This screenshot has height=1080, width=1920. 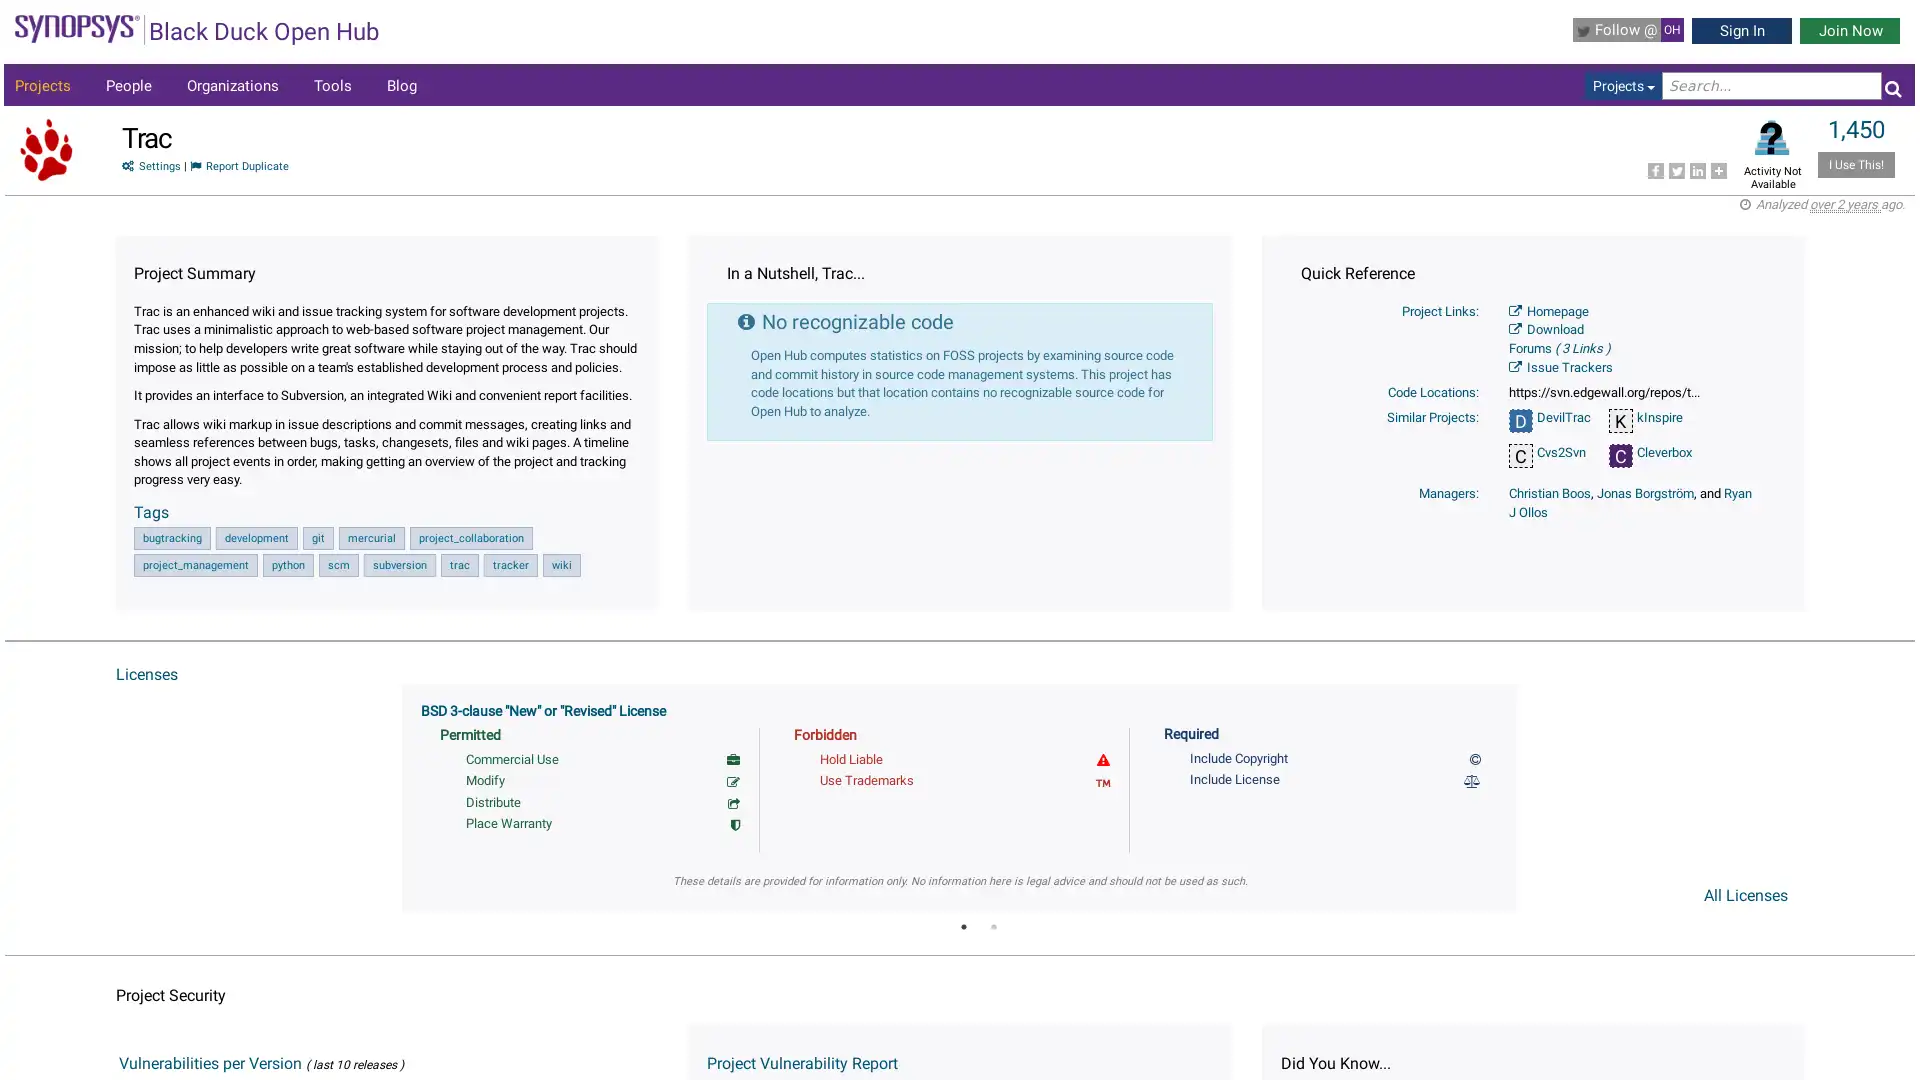 I want to click on Share to LinkedIn, so click(x=1696, y=169).